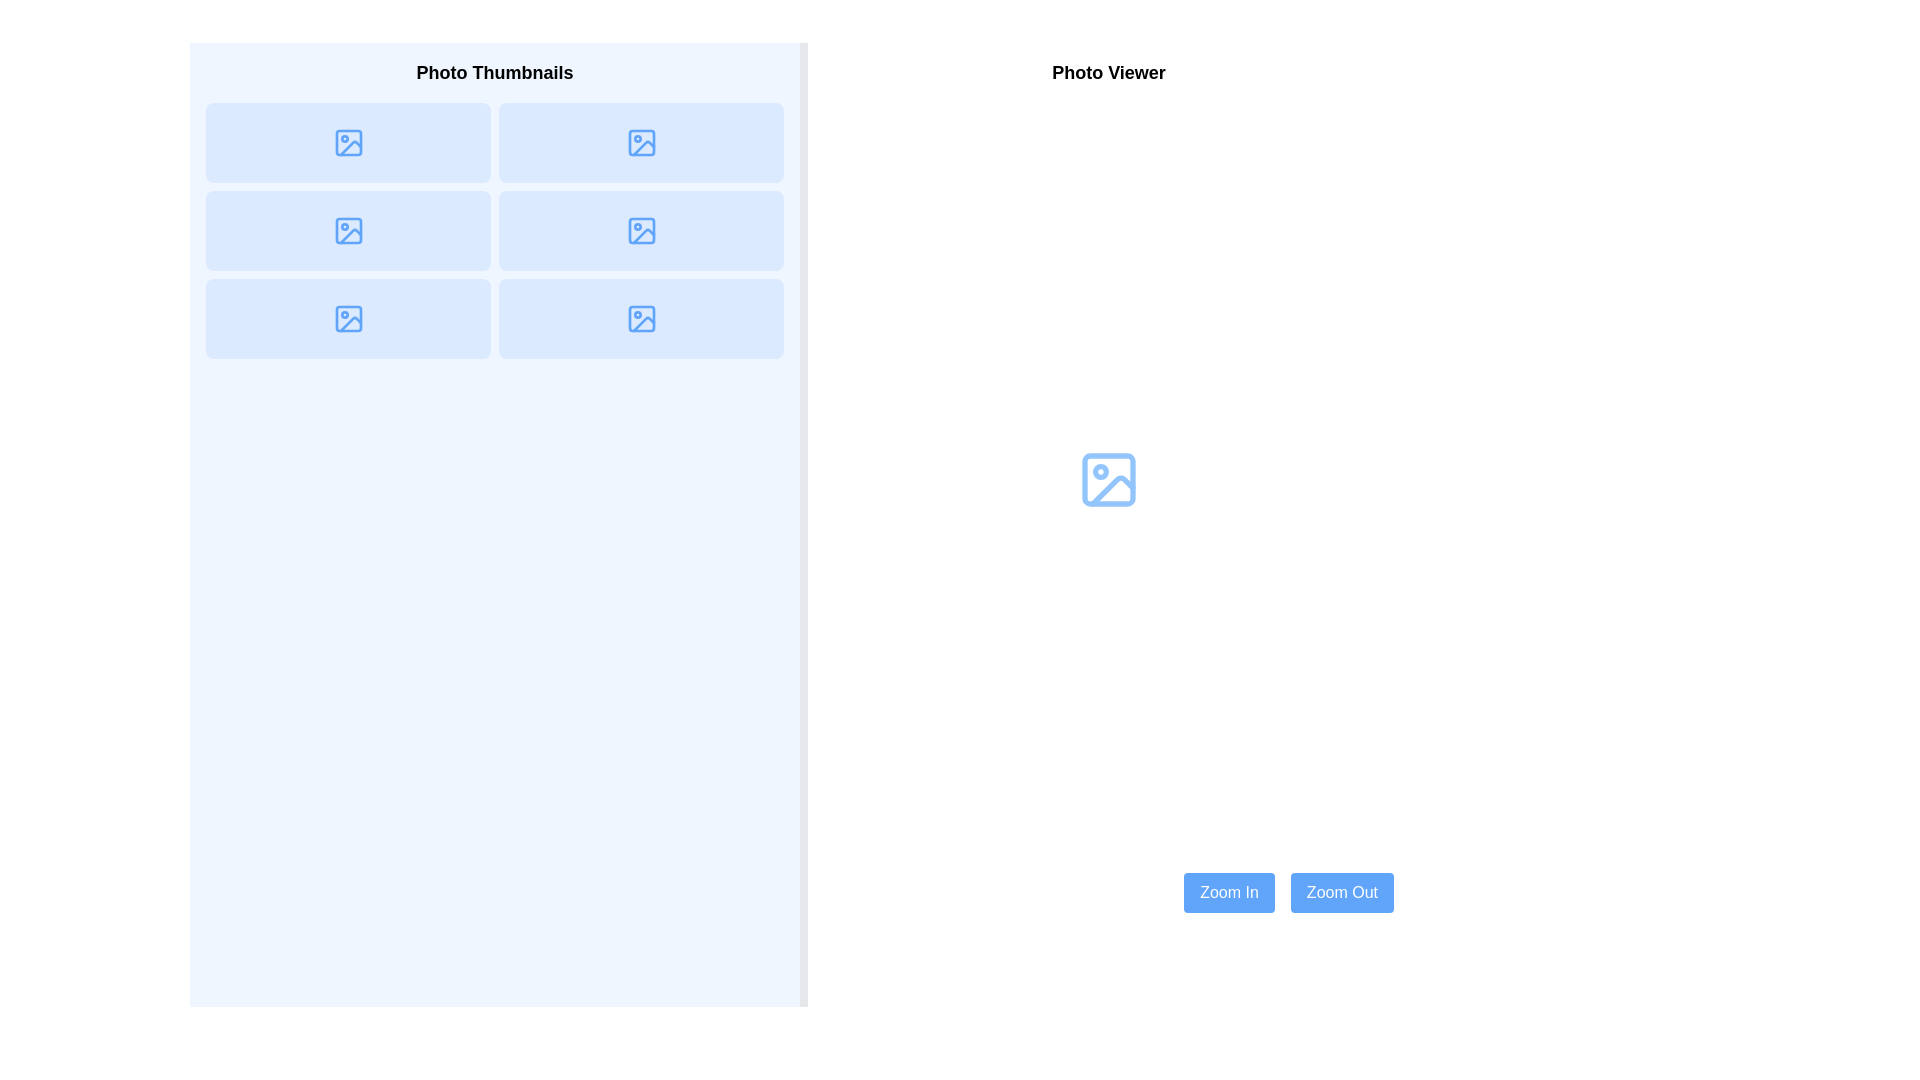 This screenshot has width=1920, height=1080. I want to click on the light blue decorative indicator located in the top-right corner of the thumbnail icon in the middle column of the second row of the photo viewer interface, so click(641, 230).